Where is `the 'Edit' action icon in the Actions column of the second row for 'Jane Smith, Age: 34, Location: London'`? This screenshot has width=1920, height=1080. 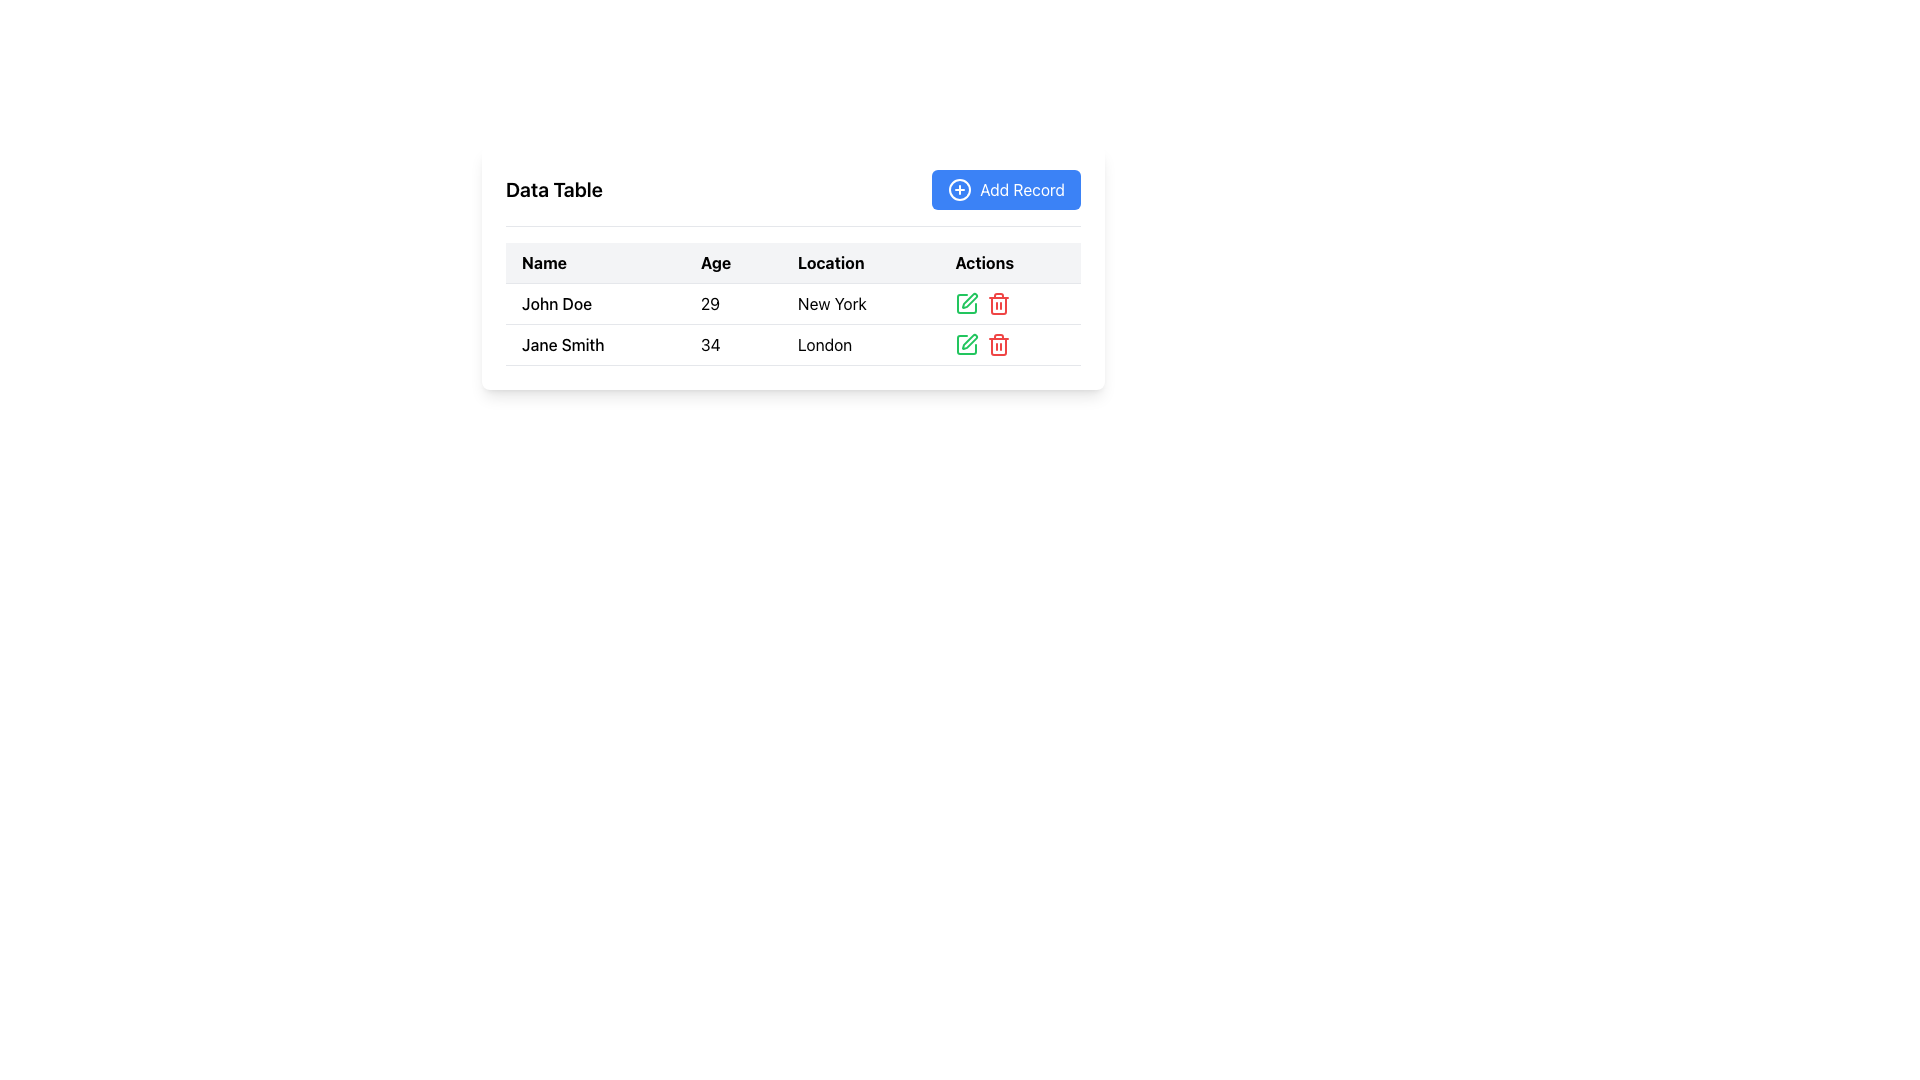 the 'Edit' action icon in the Actions column of the second row for 'Jane Smith, Age: 34, Location: London' is located at coordinates (970, 300).